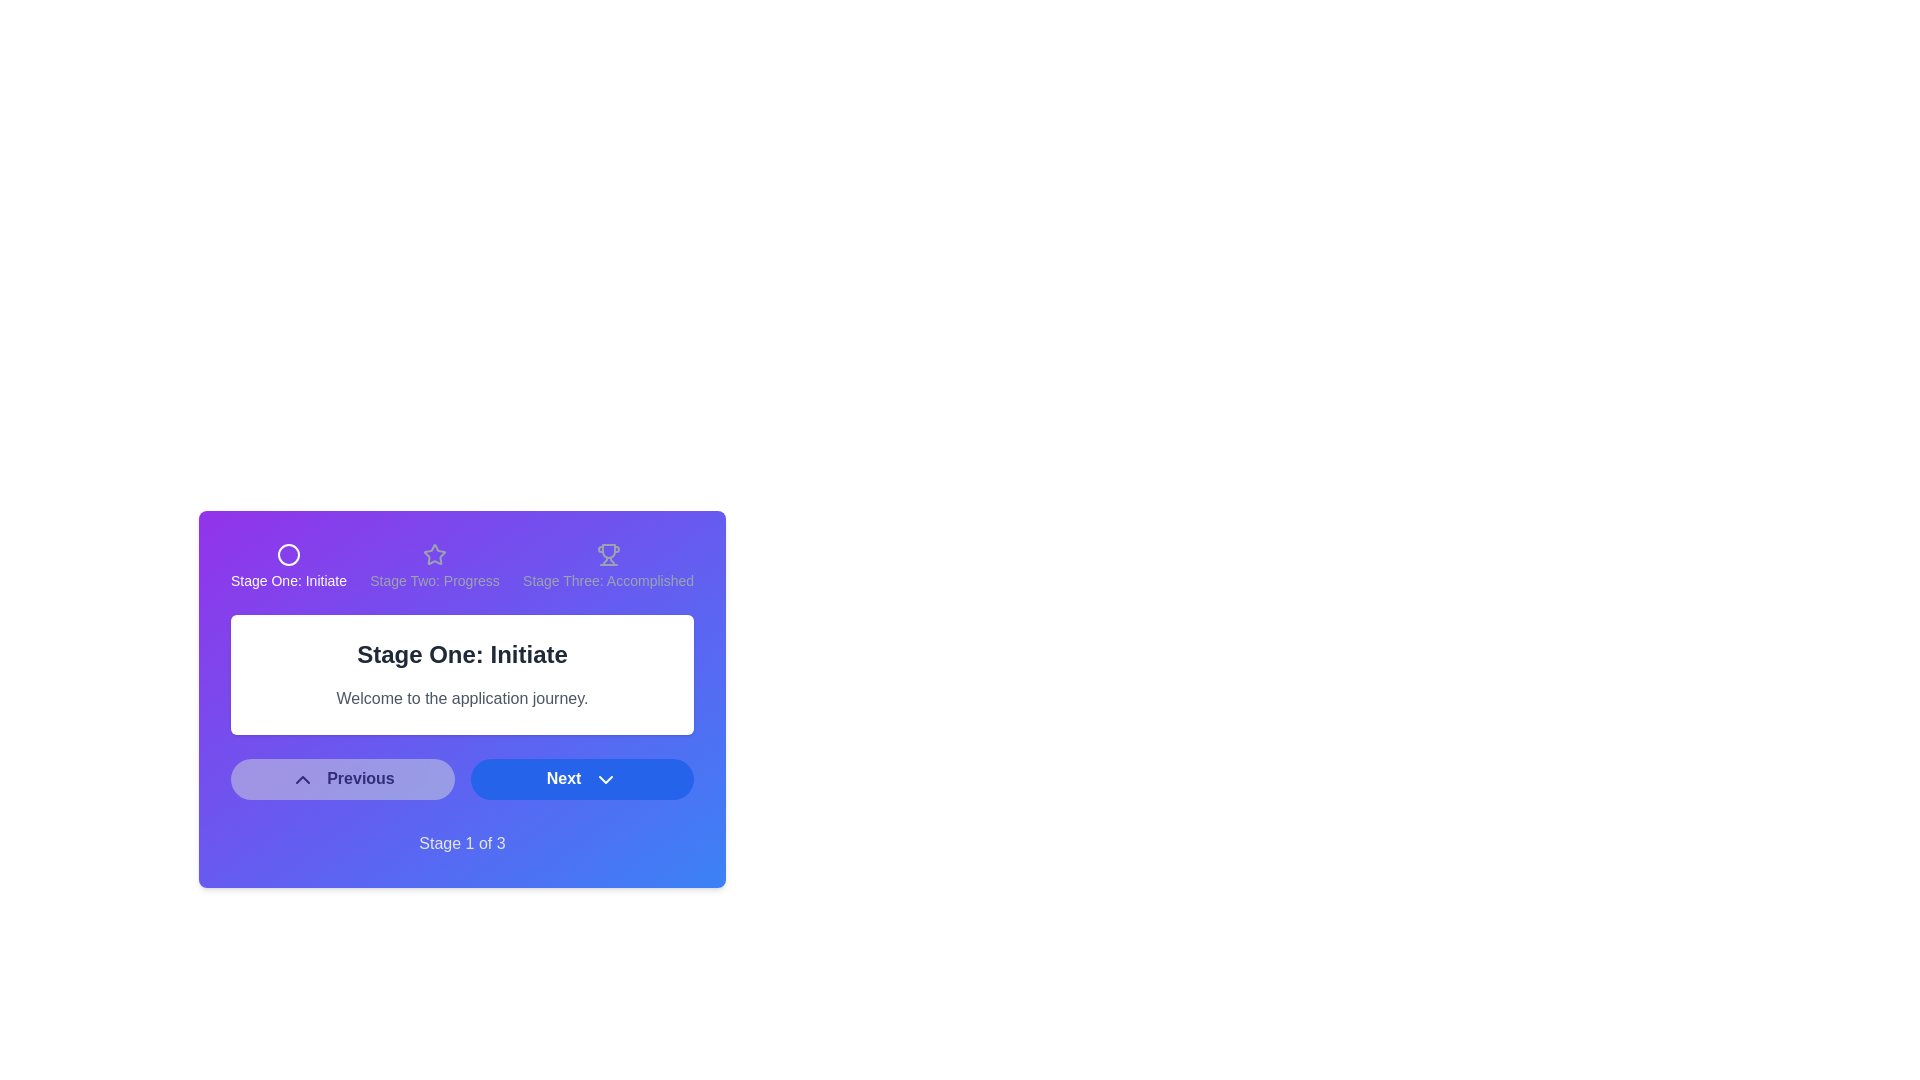  Describe the element at coordinates (434, 581) in the screenshot. I see `text of the label that indicates the current progress stage, which says 'Stage Two: Progress' and is centrally located in the progress indicator sequence` at that location.